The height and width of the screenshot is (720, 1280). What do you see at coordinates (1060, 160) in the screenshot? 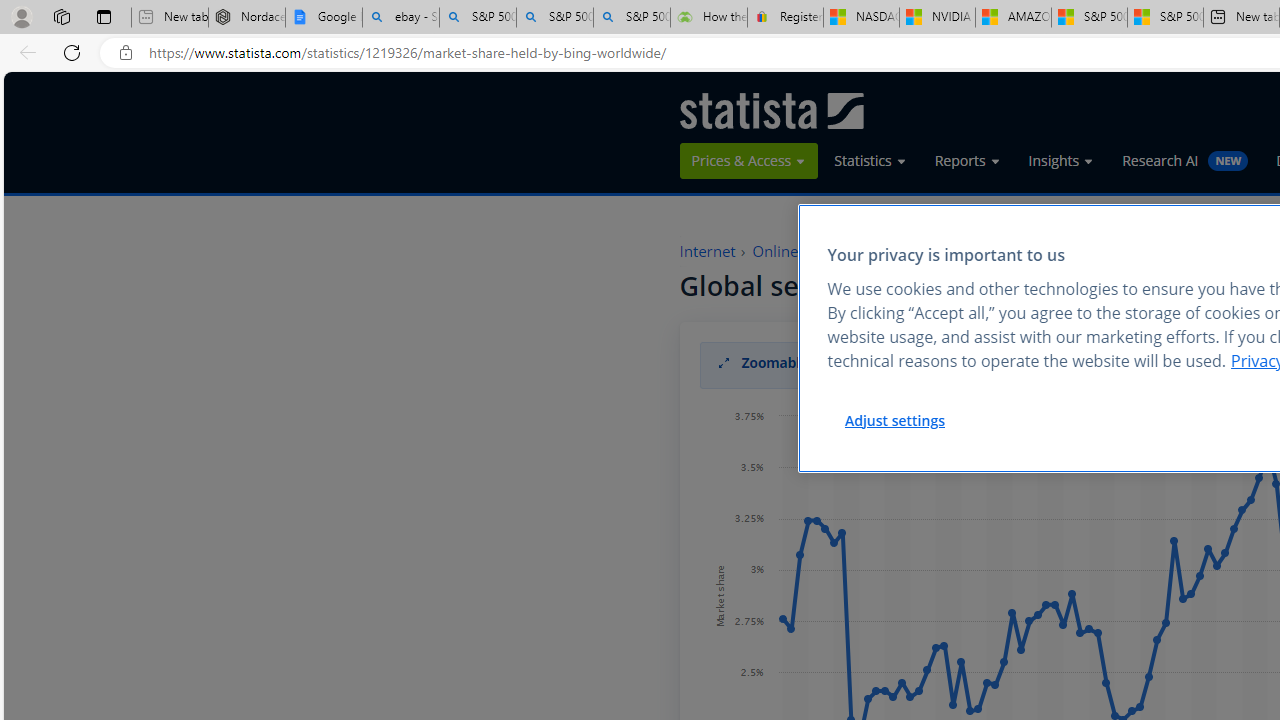
I see `'Insights'` at bounding box center [1060, 160].